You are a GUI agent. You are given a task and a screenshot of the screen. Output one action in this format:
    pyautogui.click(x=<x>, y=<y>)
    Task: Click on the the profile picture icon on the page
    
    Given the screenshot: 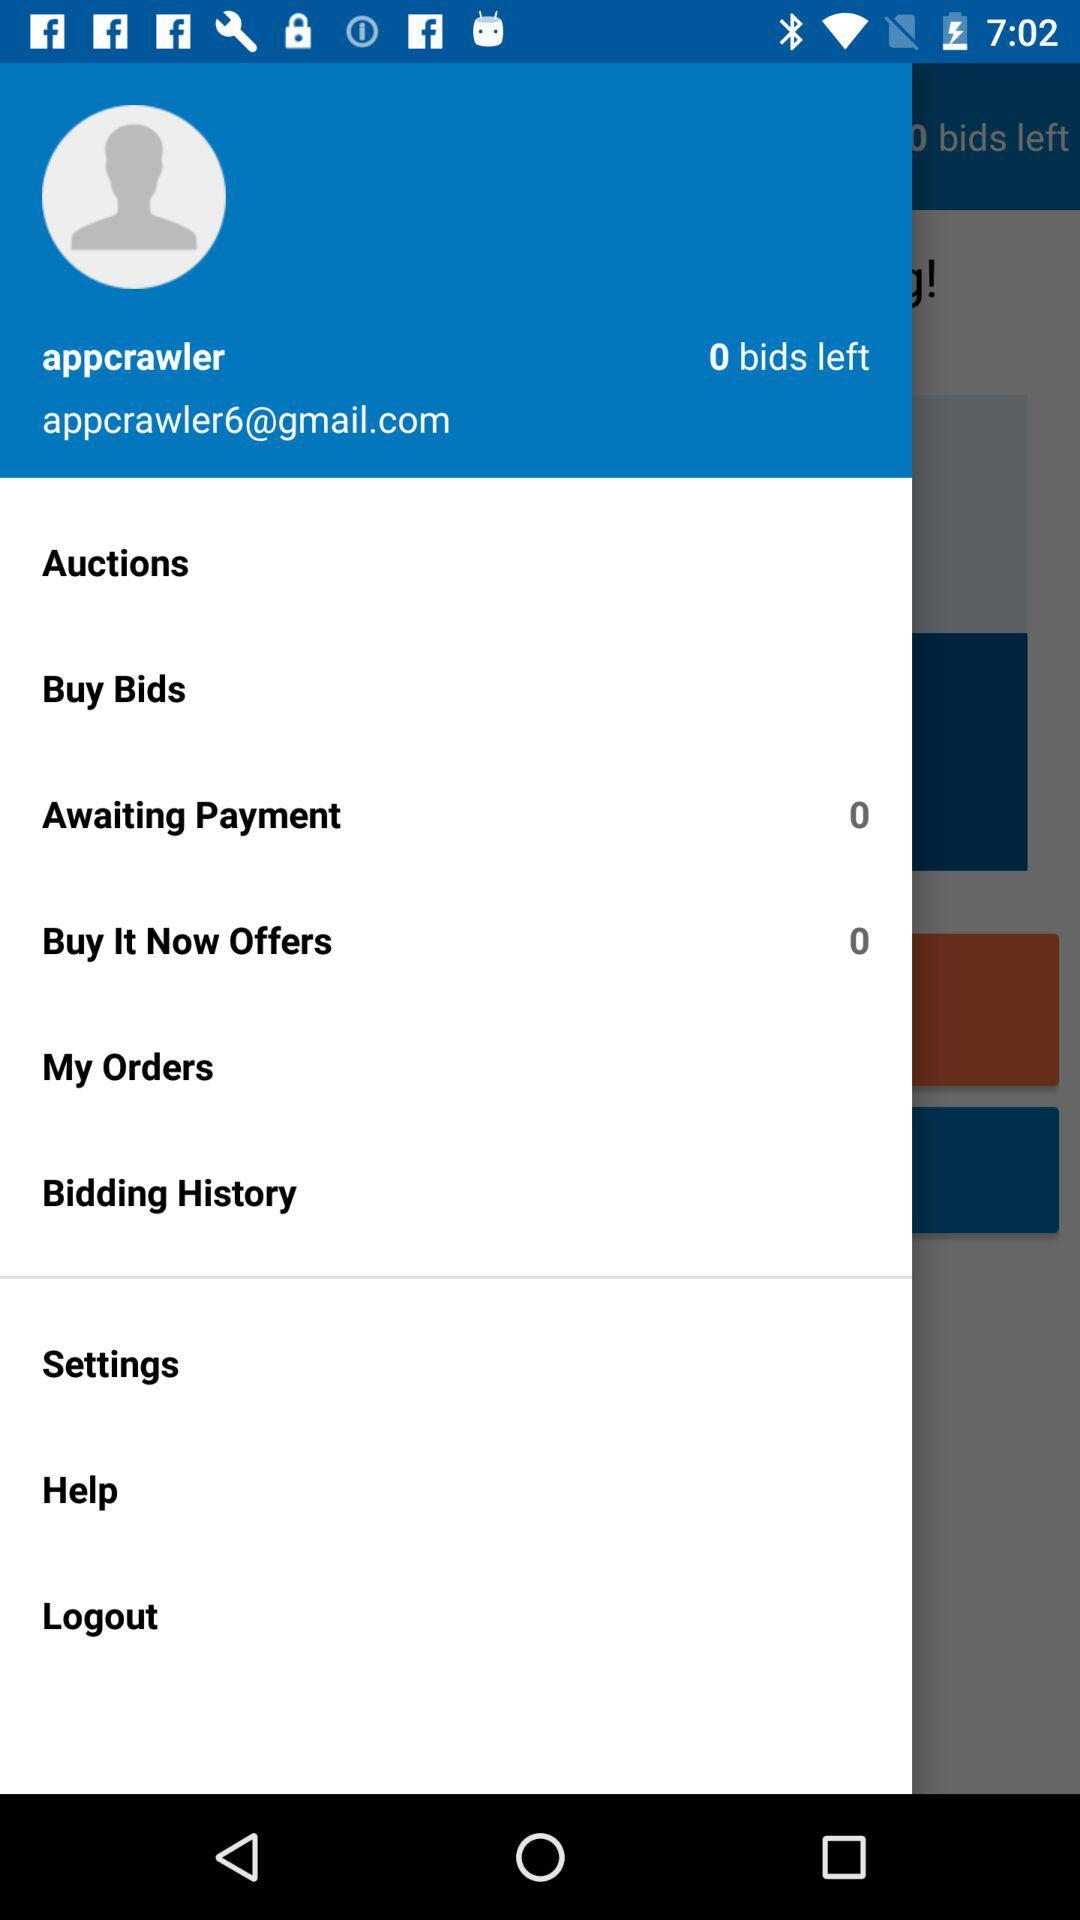 What is the action you would take?
    pyautogui.click(x=134, y=196)
    